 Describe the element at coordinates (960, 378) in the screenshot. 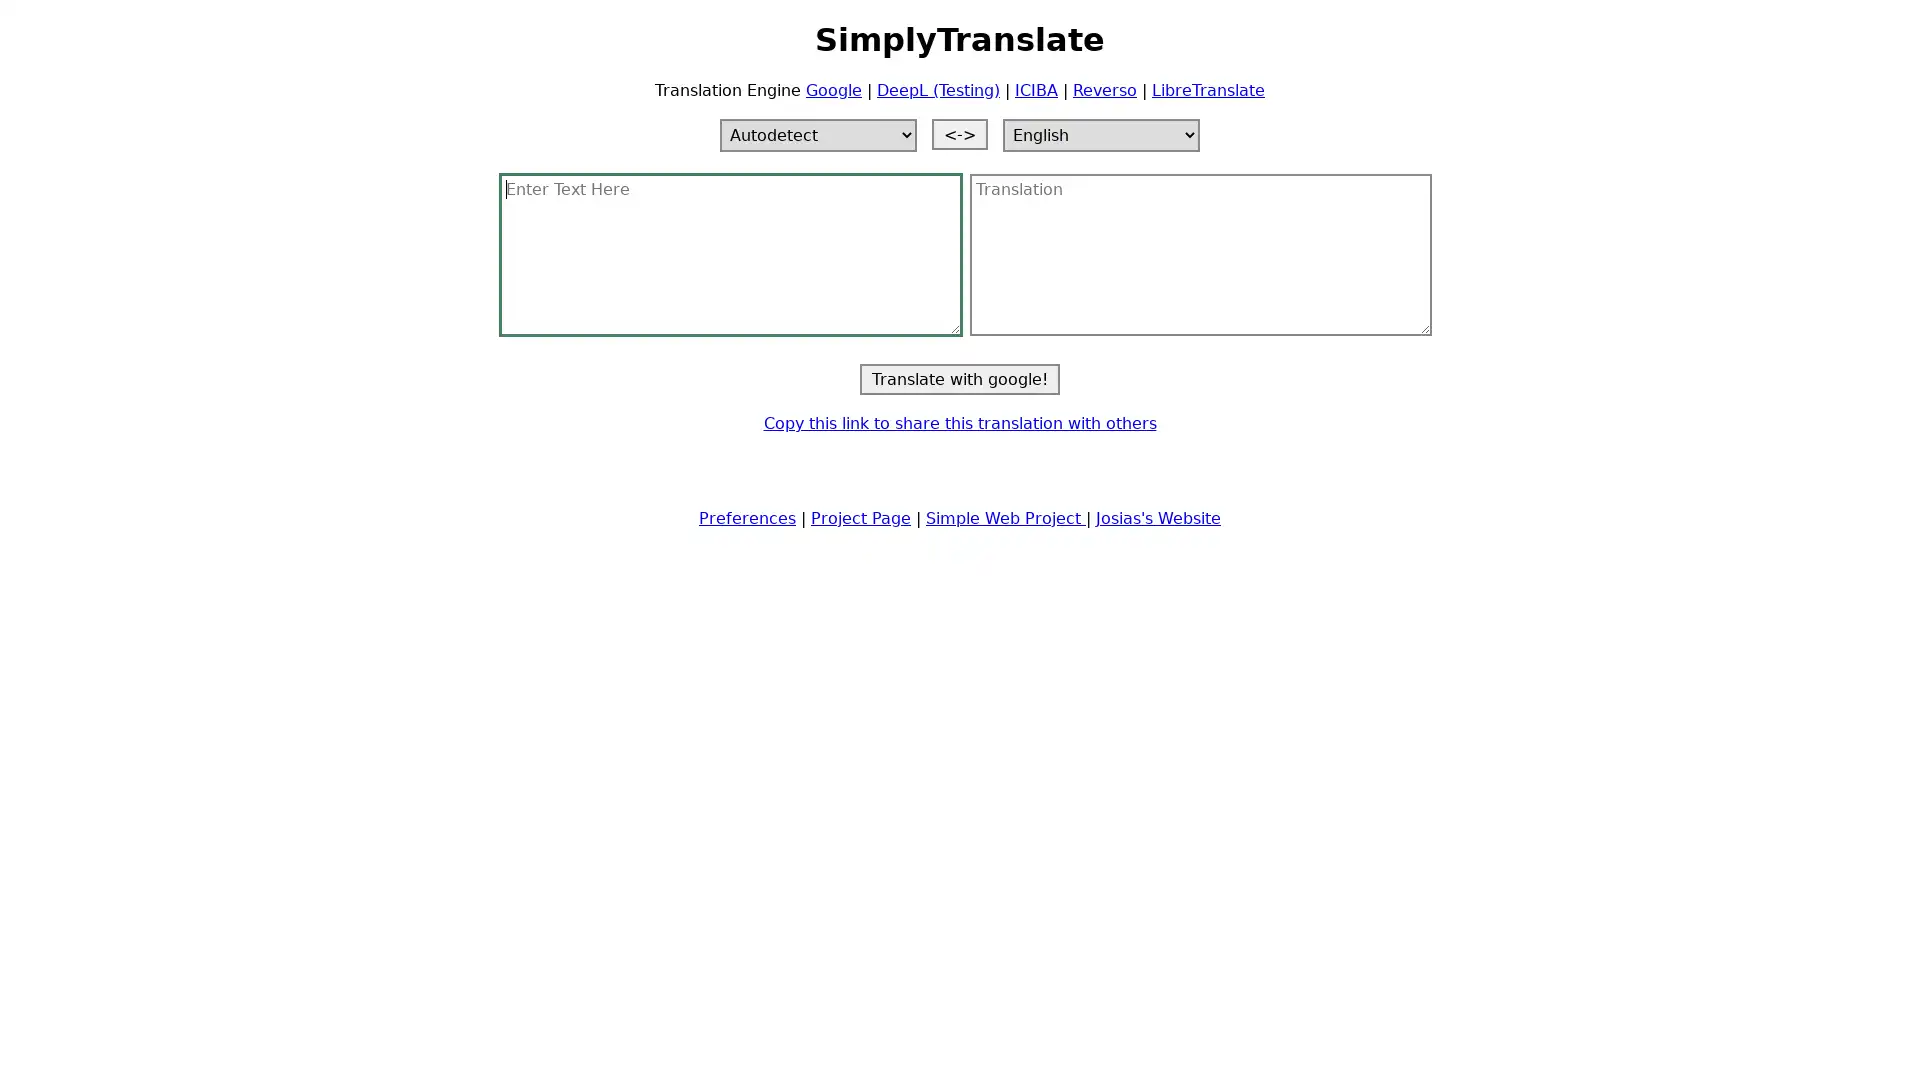

I see `Translate with google!` at that location.